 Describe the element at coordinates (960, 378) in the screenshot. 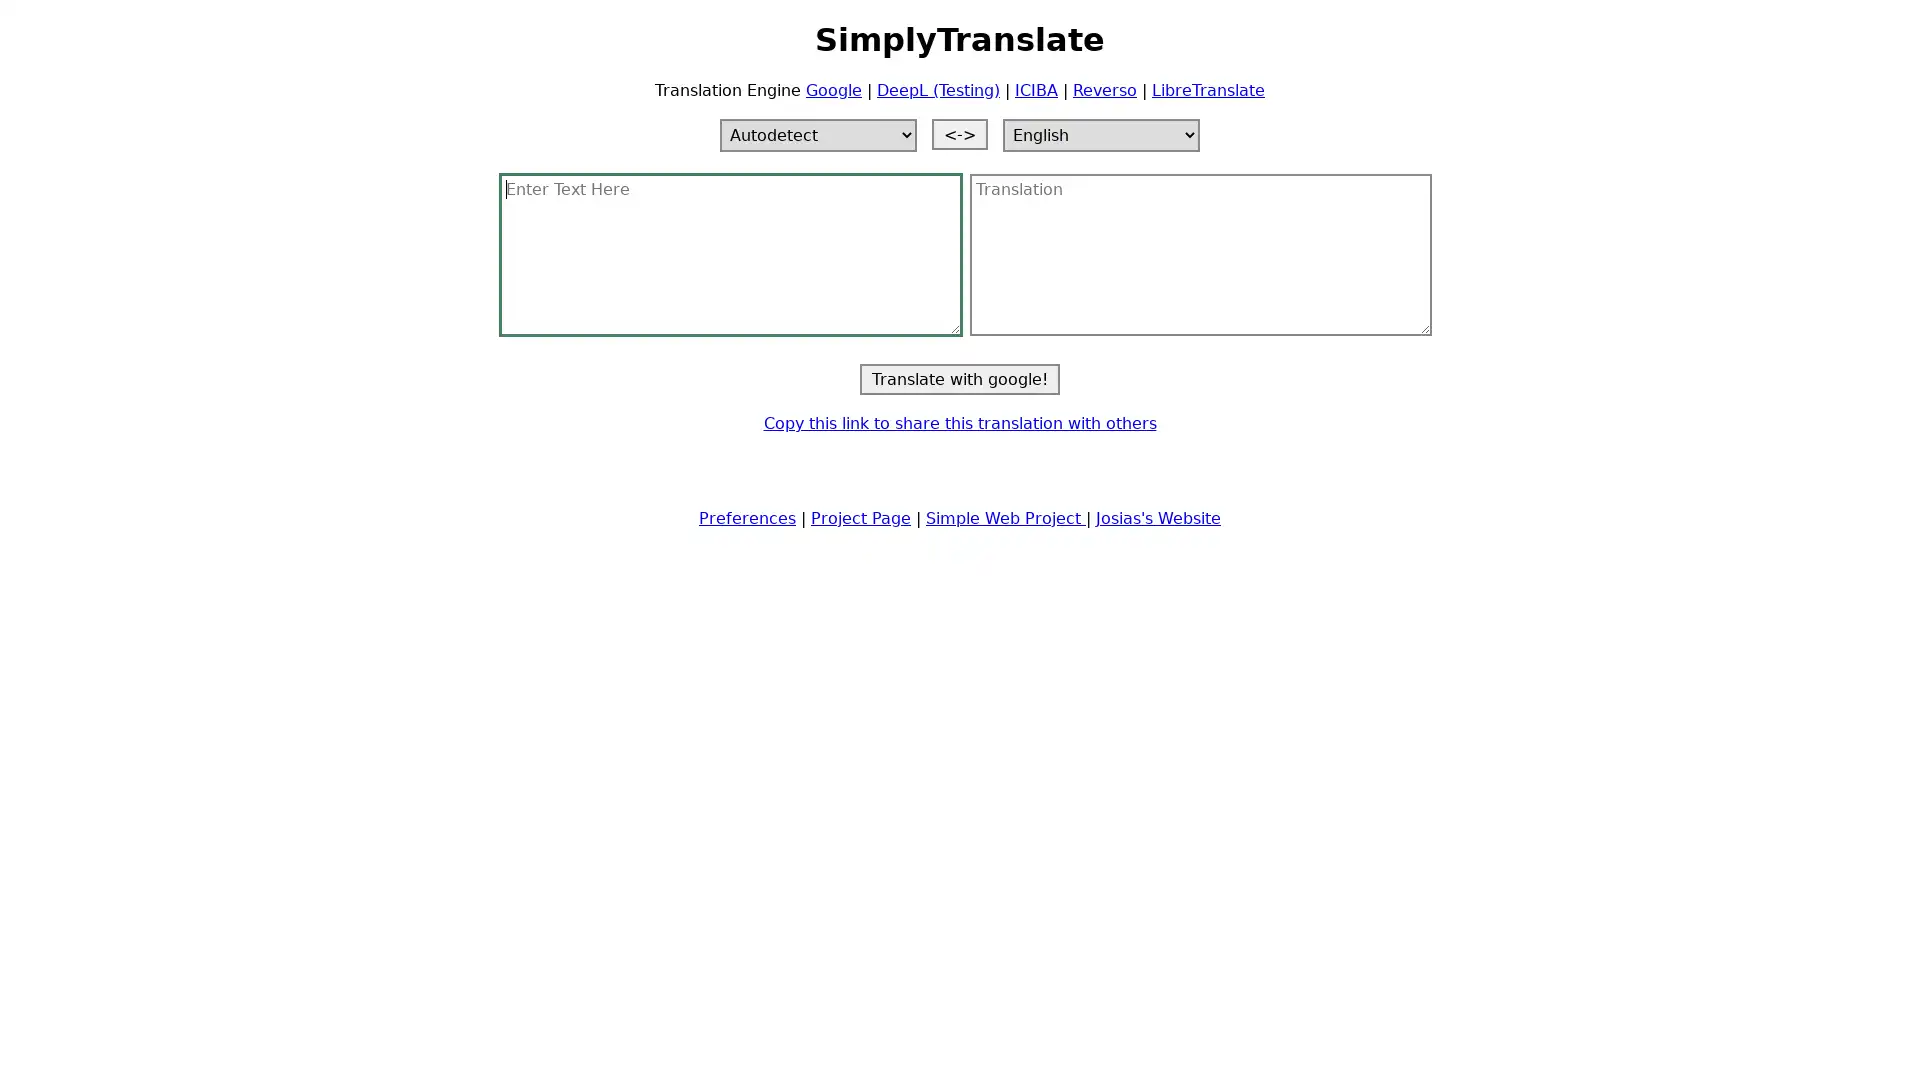

I see `Translate with google!` at that location.